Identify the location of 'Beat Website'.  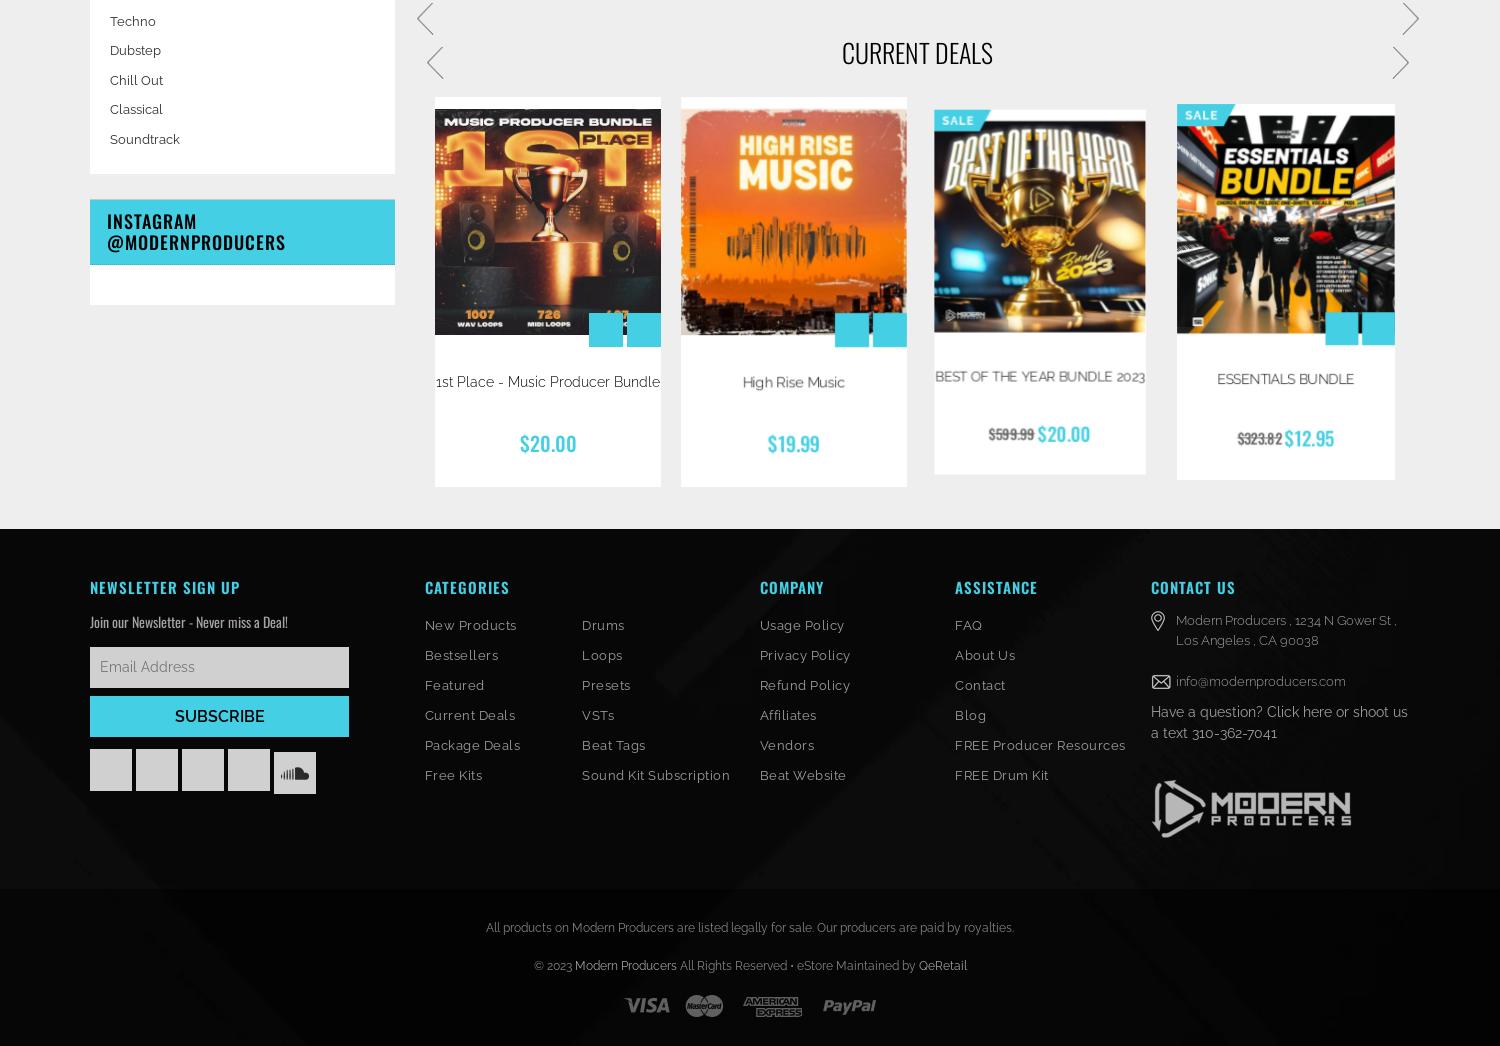
(802, 773).